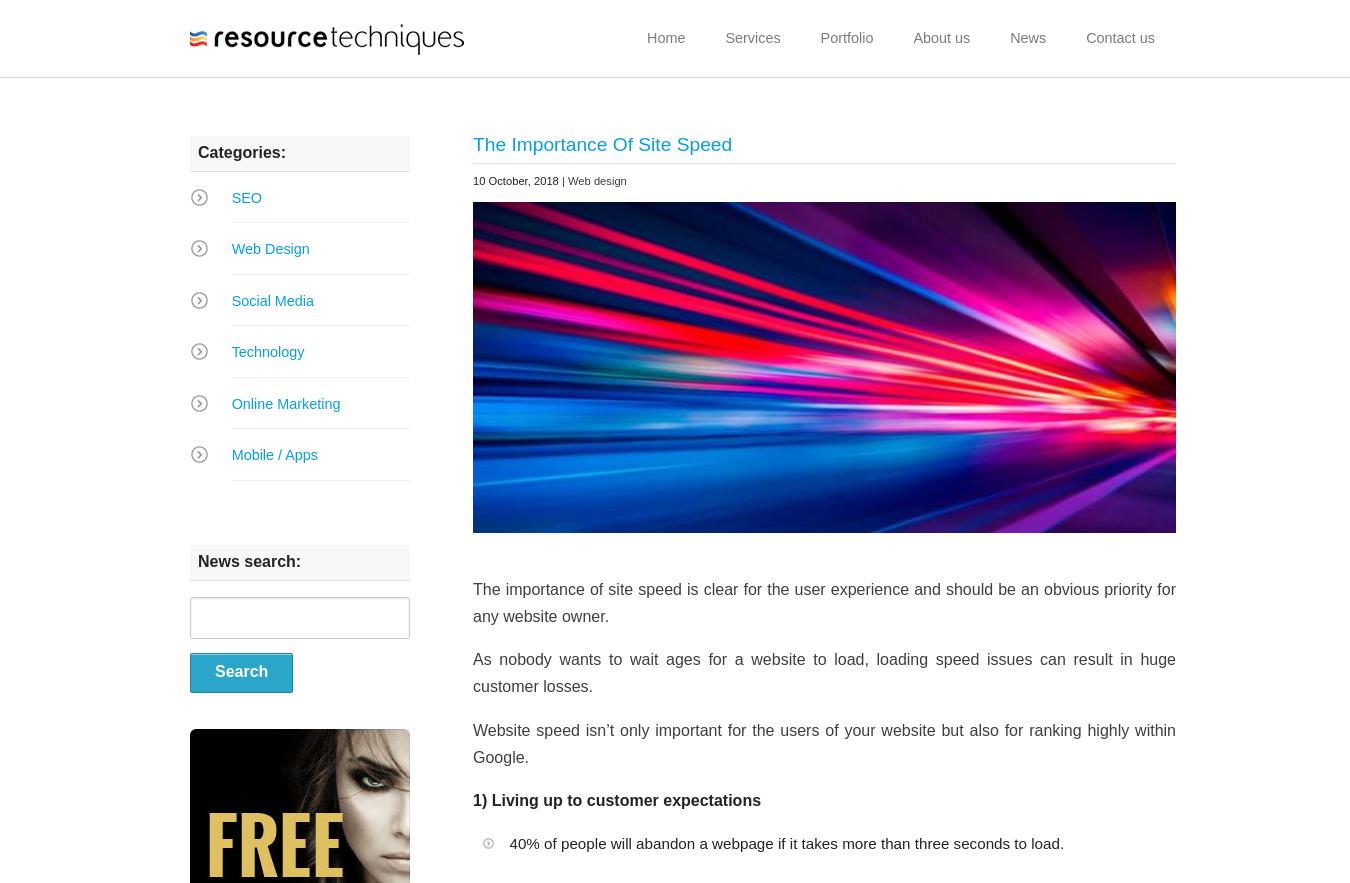 This screenshot has height=883, width=1350. Describe the element at coordinates (271, 300) in the screenshot. I see `'Social Media'` at that location.